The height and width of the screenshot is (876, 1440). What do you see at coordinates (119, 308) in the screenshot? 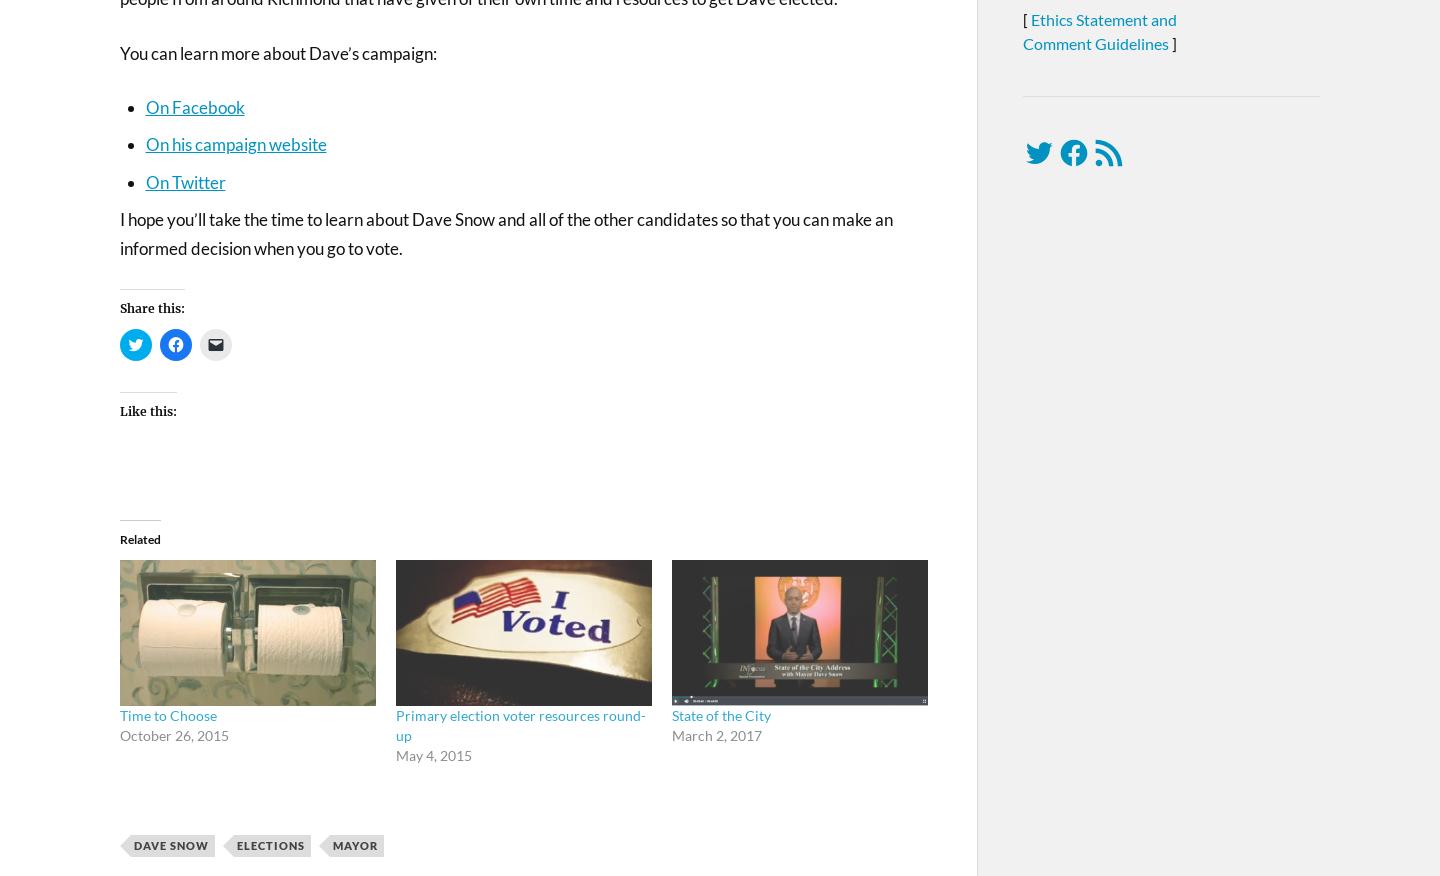
I see `'Share this:'` at bounding box center [119, 308].